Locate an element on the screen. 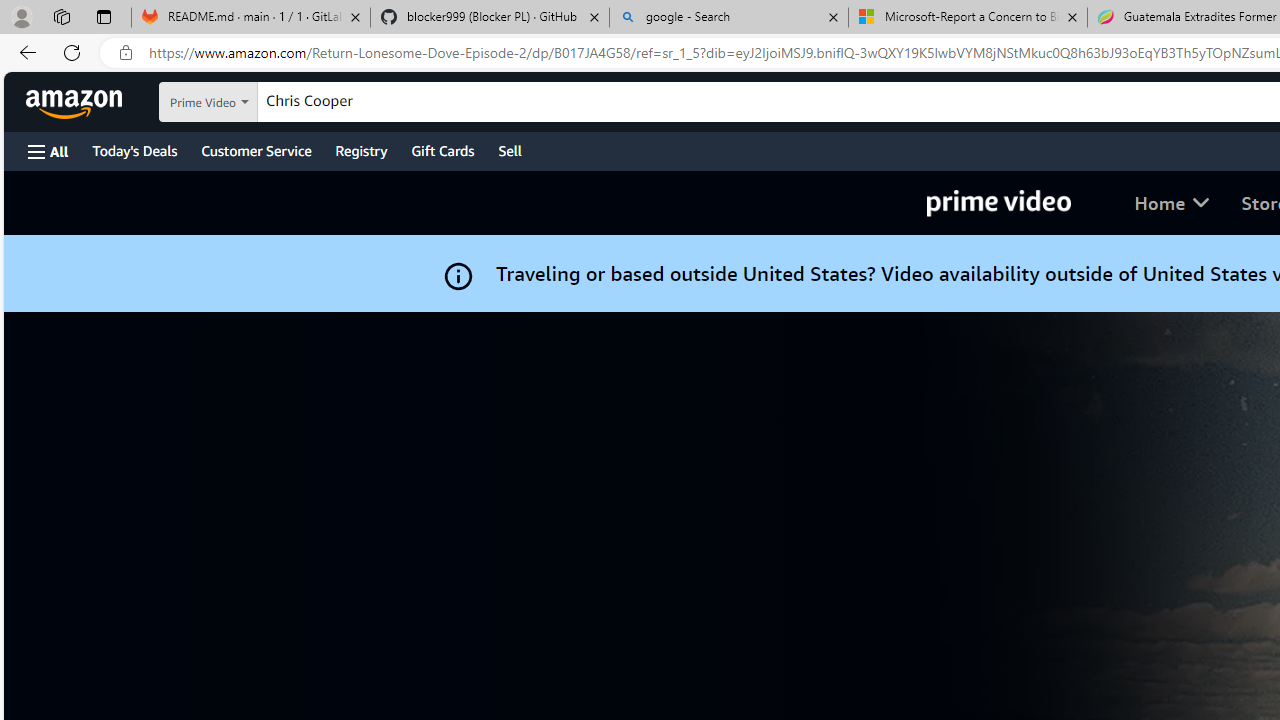 This screenshot has height=720, width=1280. 'Skip to main content' is located at coordinates (86, 100).